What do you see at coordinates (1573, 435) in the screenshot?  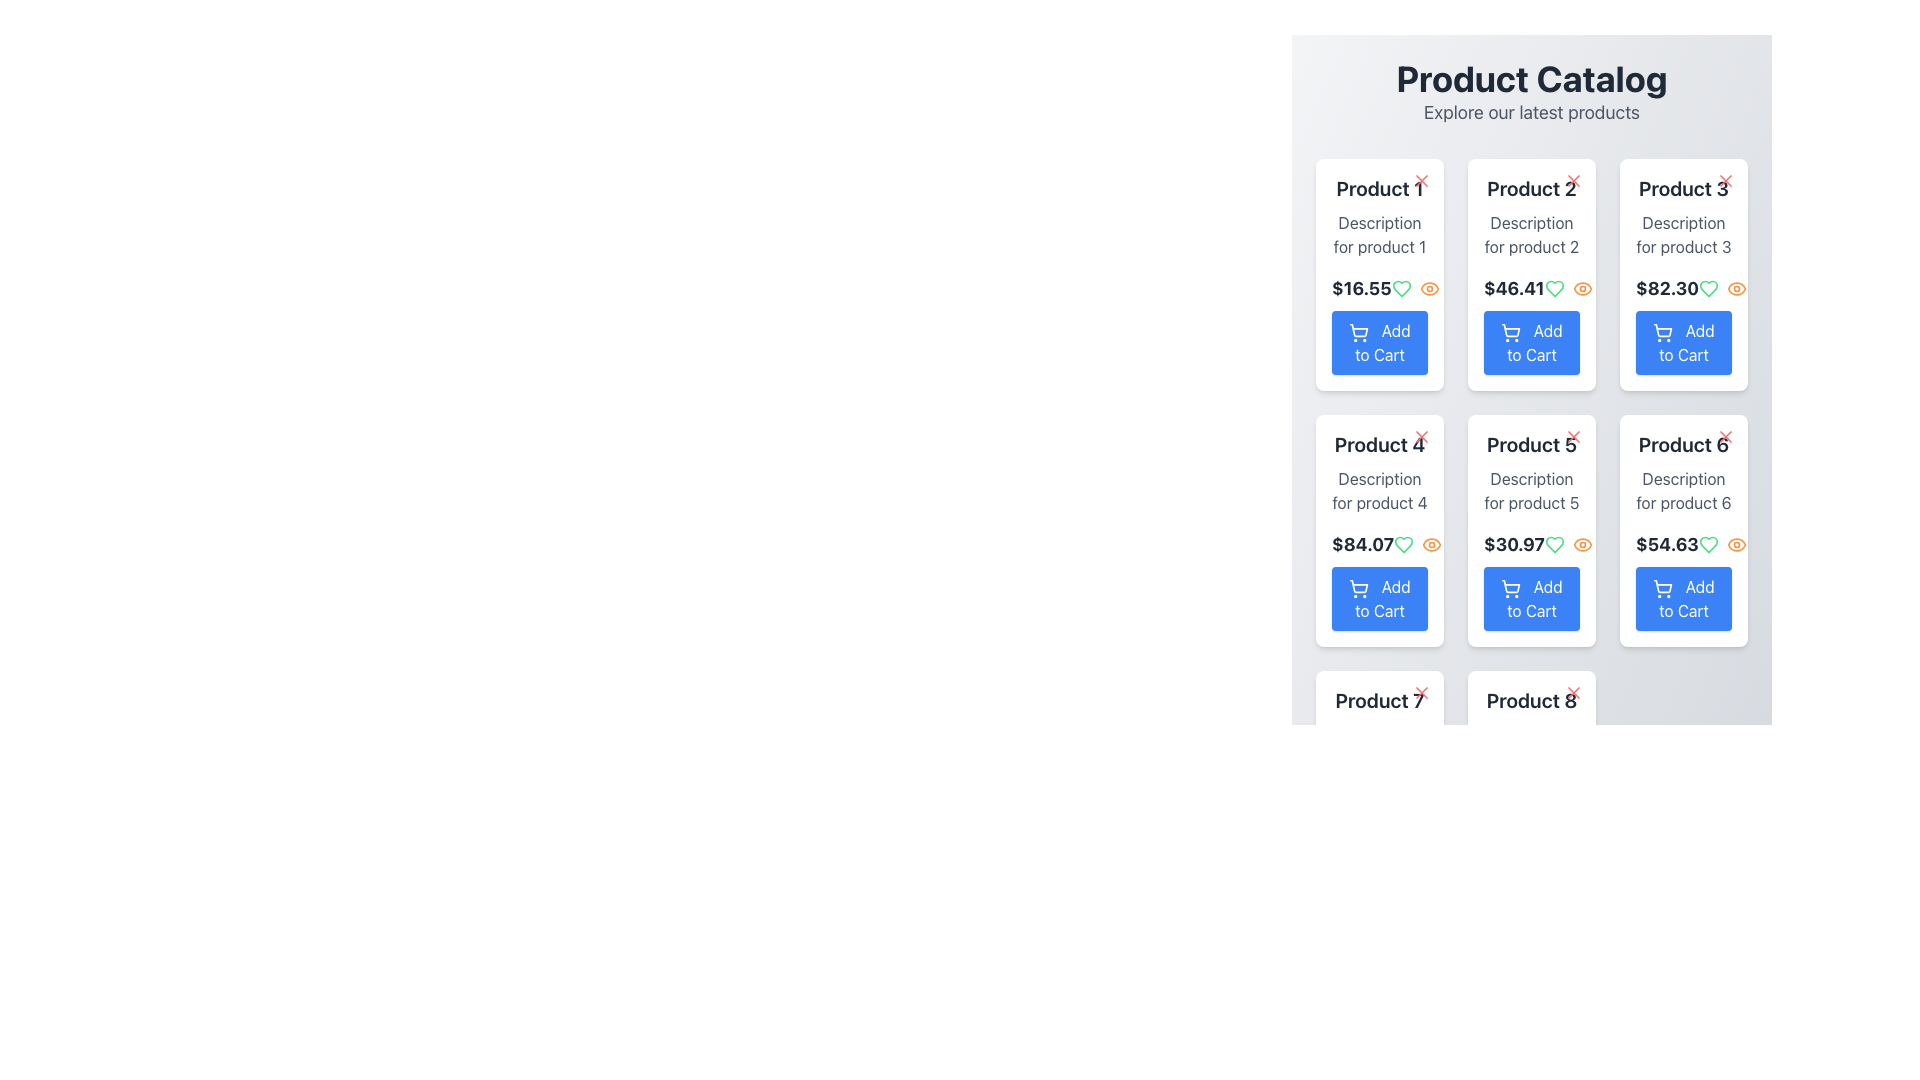 I see `the small red 'X' icon button located at the top-right corner of the product card for 'Product 5' to change its visual state` at bounding box center [1573, 435].